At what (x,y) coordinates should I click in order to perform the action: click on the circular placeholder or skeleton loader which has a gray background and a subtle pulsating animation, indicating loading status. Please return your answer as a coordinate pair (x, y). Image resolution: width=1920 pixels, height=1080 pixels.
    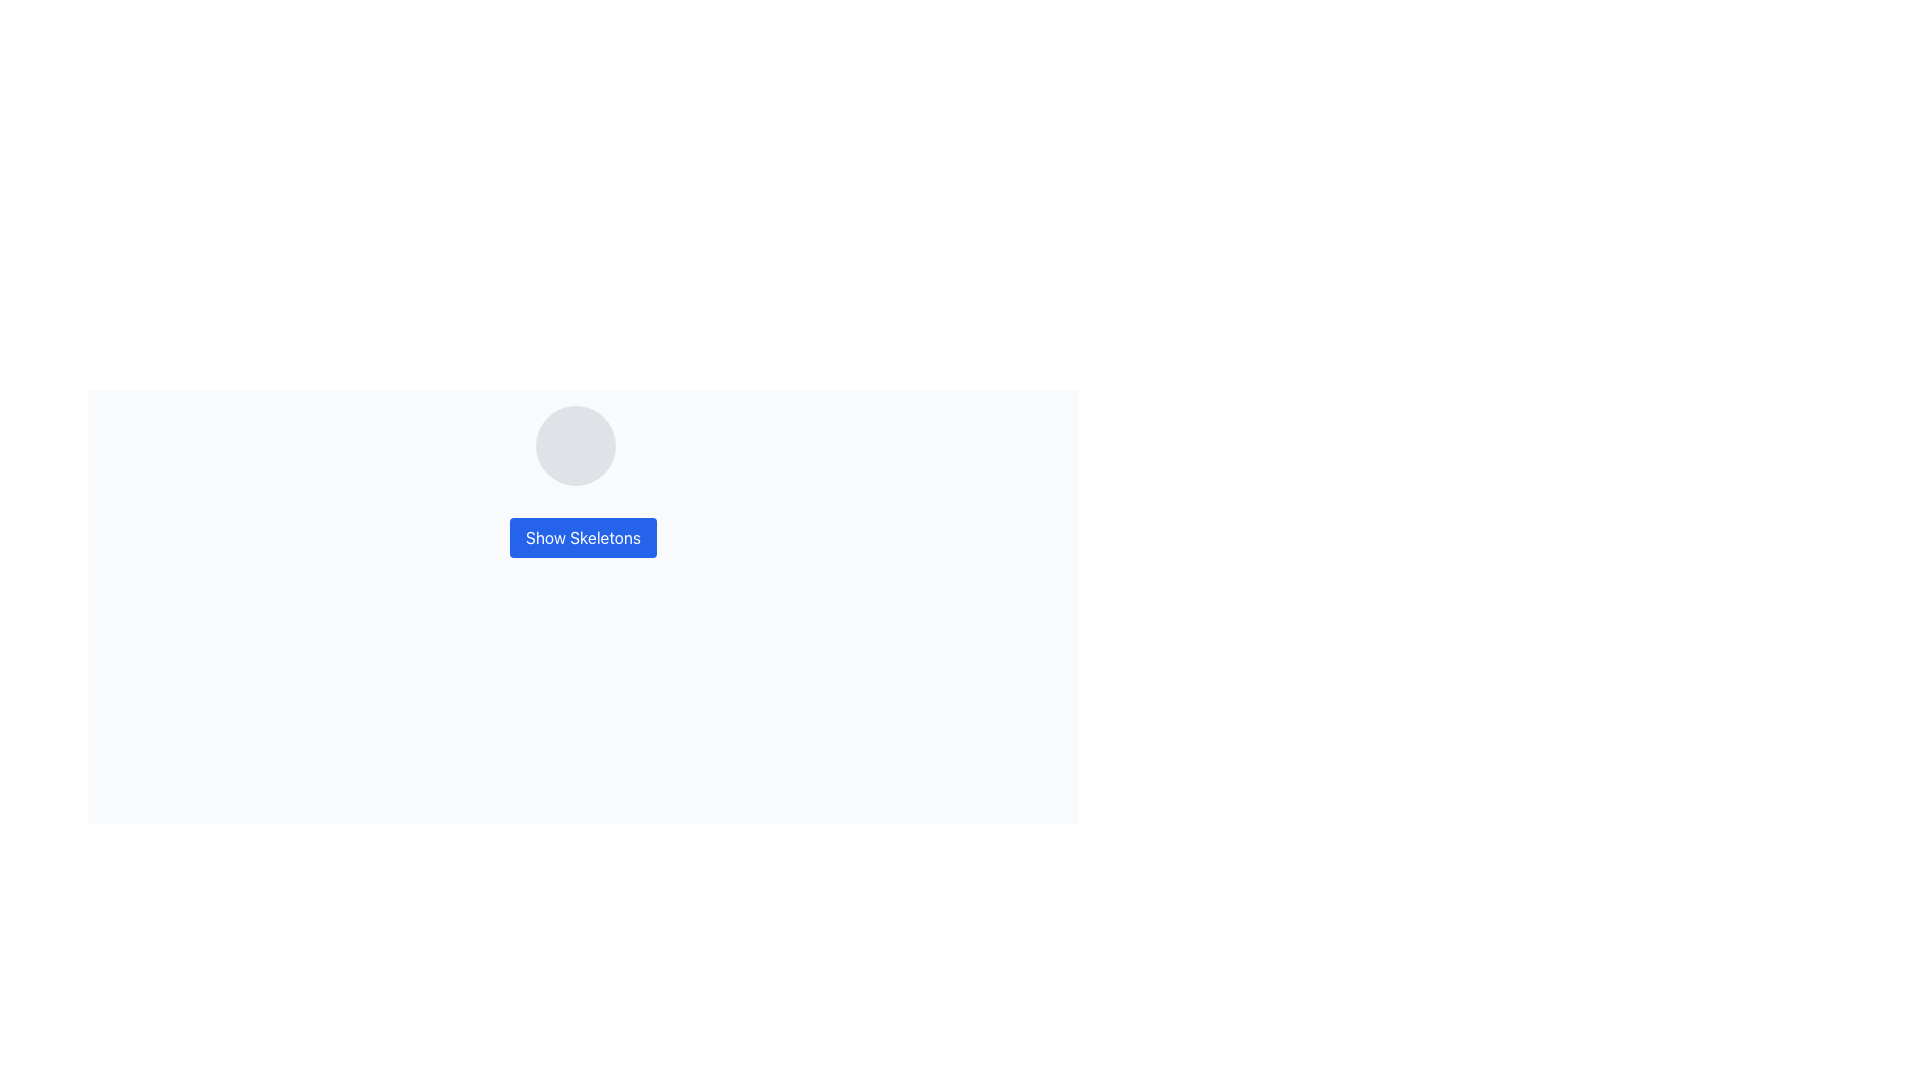
    Looking at the image, I should click on (574, 445).